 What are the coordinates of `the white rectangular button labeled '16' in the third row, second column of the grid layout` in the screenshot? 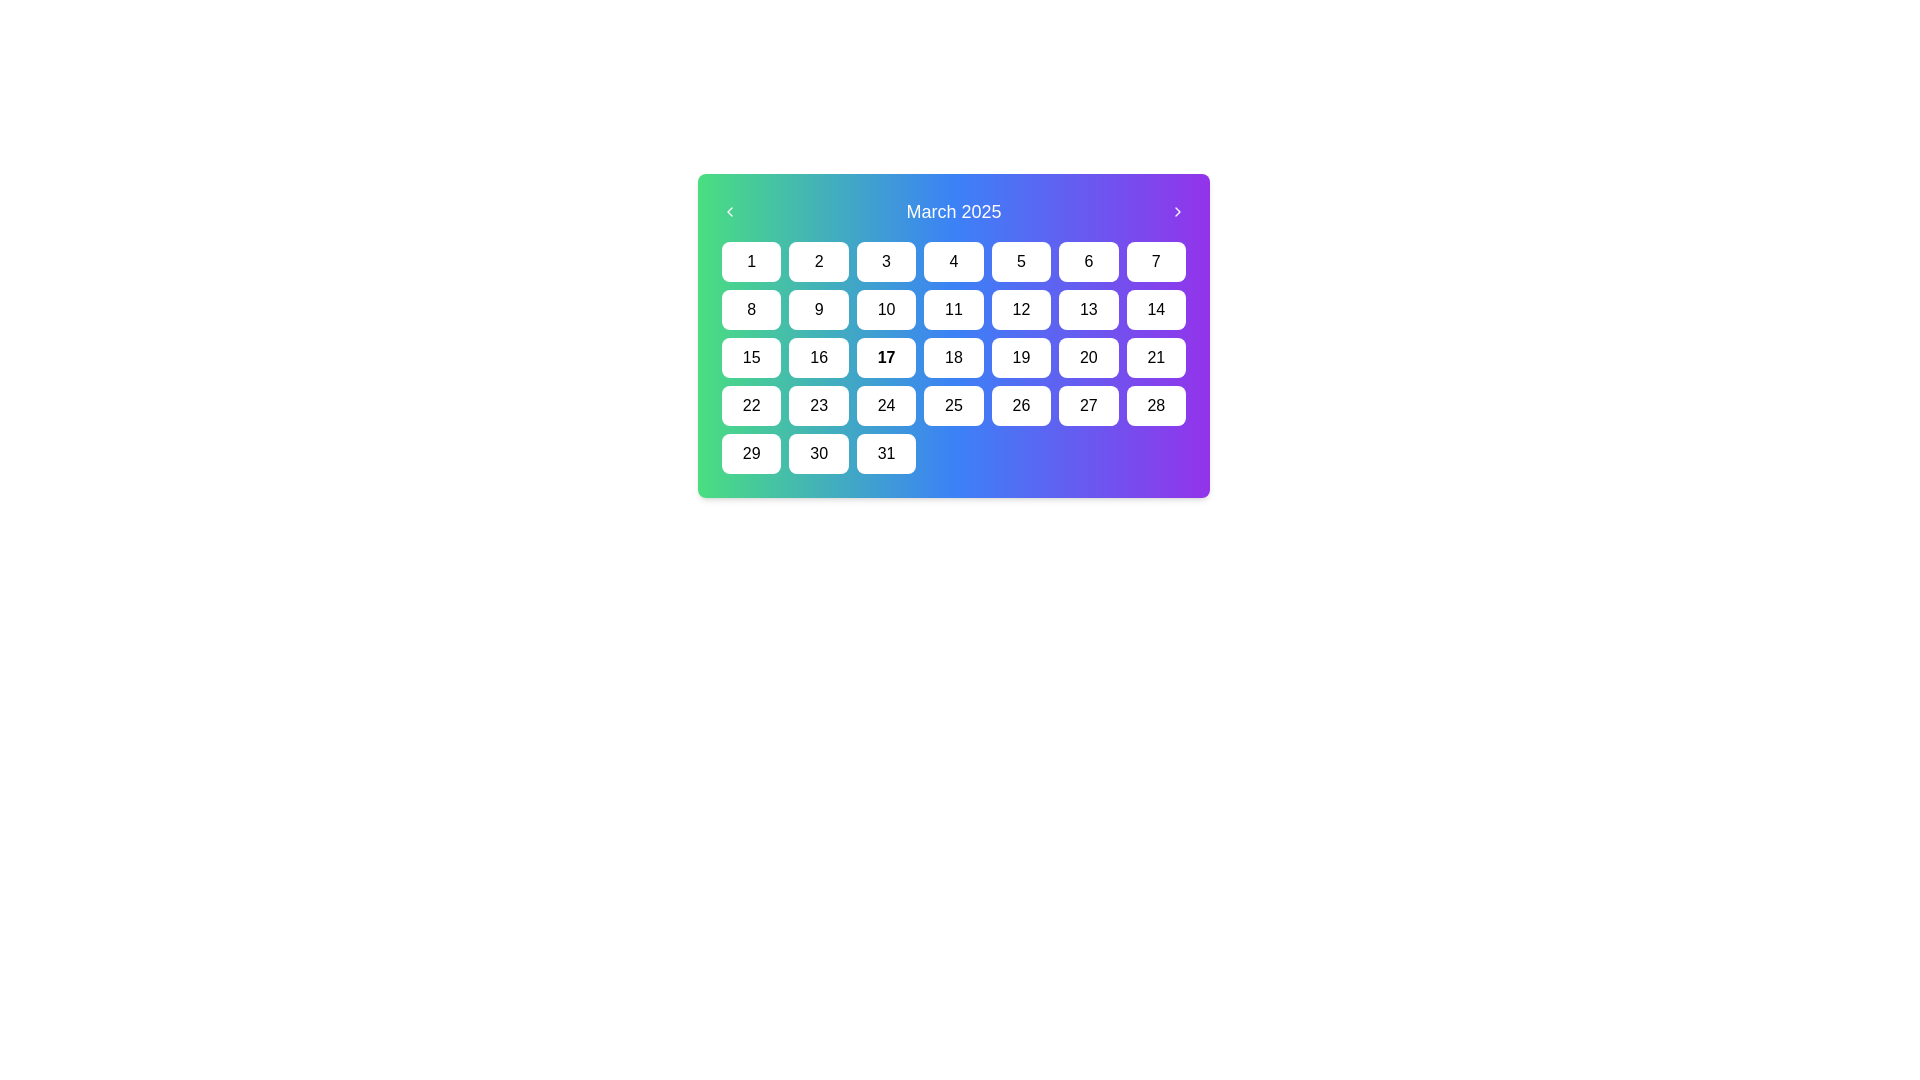 It's located at (819, 357).